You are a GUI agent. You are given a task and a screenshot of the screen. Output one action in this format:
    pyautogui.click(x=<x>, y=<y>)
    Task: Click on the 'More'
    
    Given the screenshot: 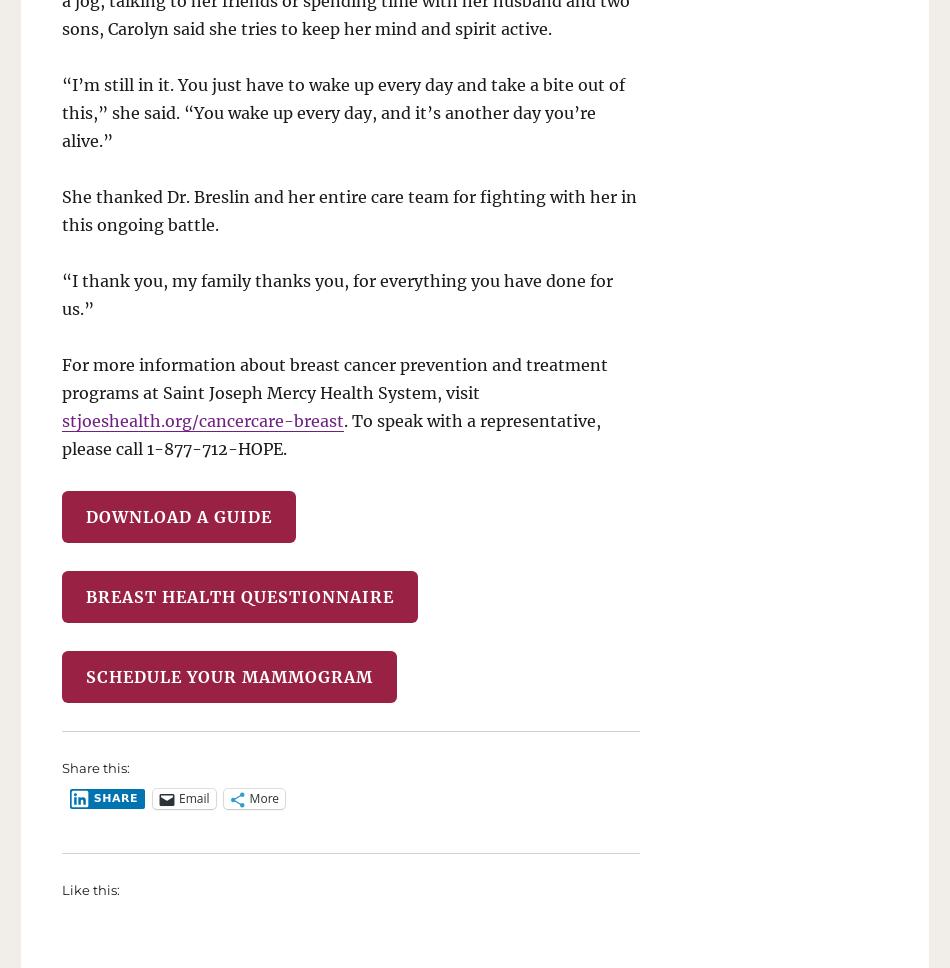 What is the action you would take?
    pyautogui.click(x=263, y=797)
    